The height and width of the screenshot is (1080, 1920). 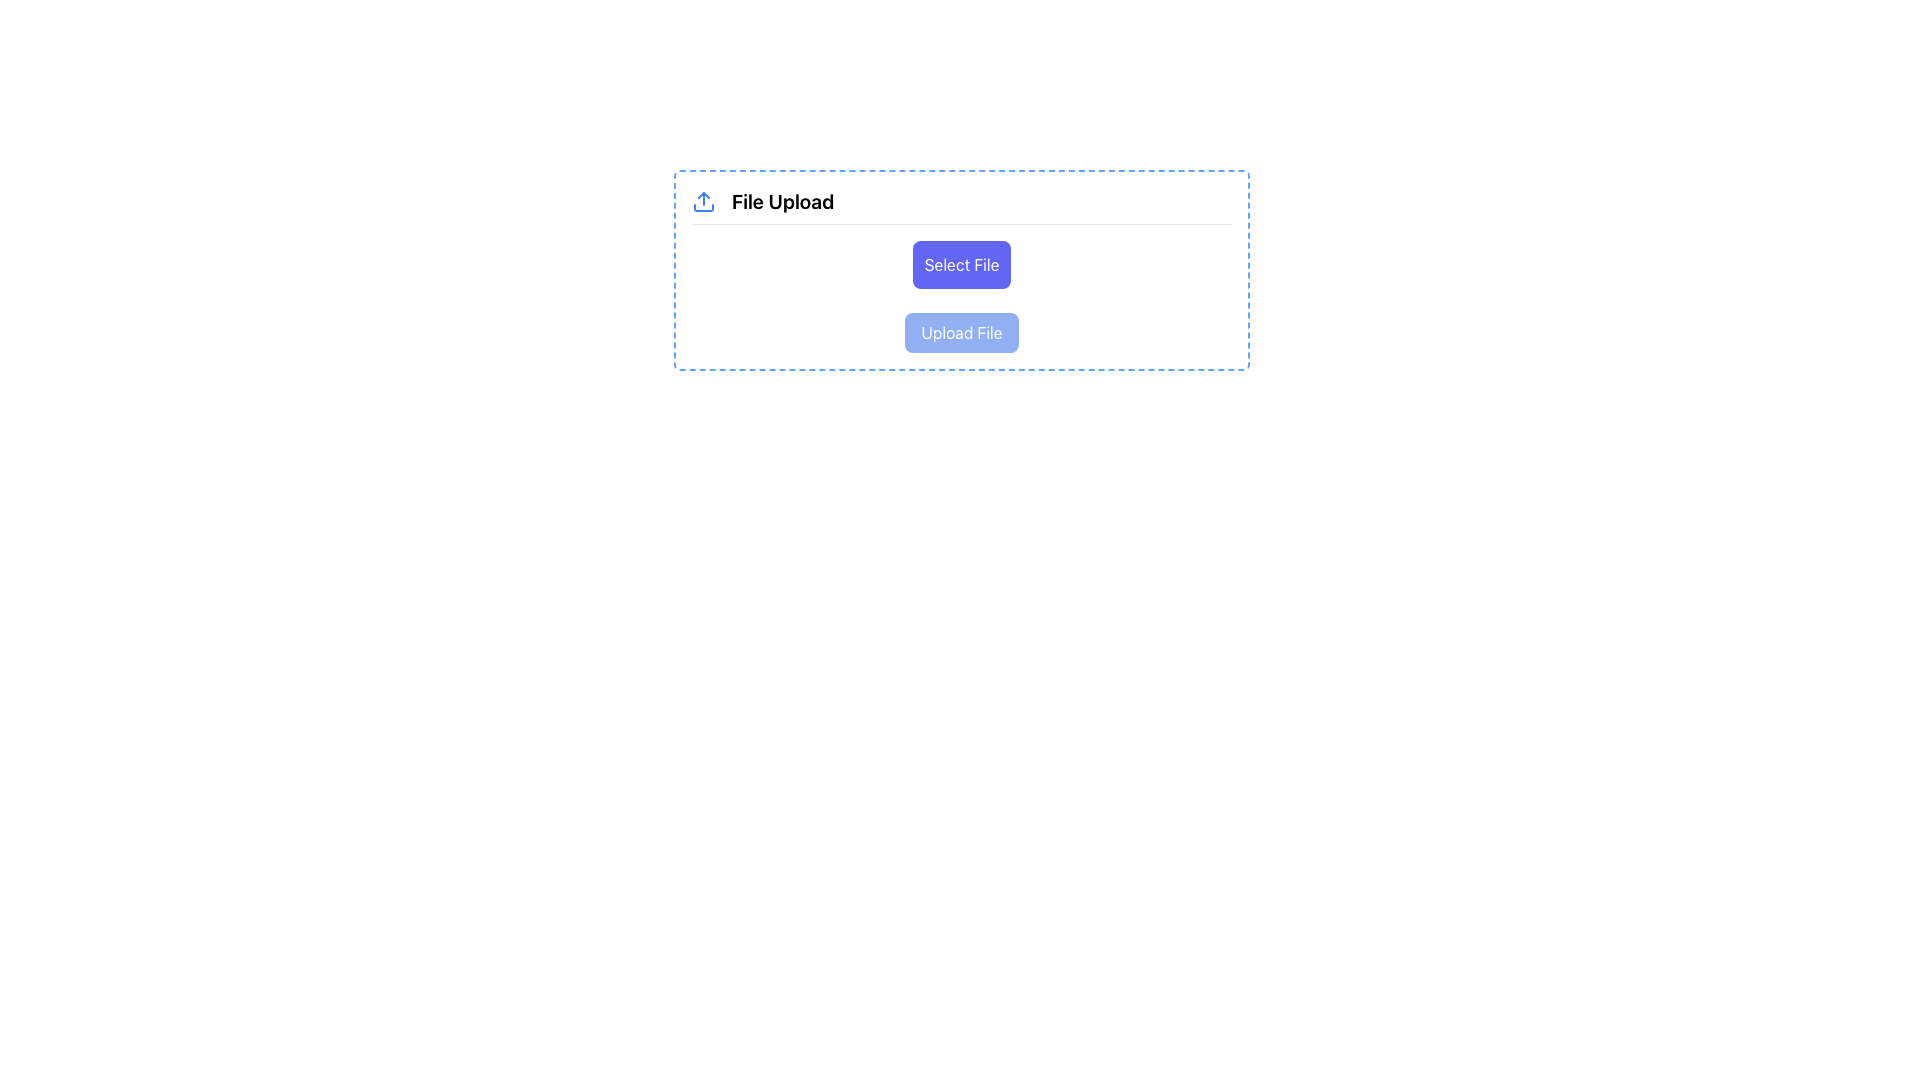 I want to click on the 'Select File' button, which is a rectangular button with a purple background and white text, to observe its hover effects, so click(x=961, y=264).